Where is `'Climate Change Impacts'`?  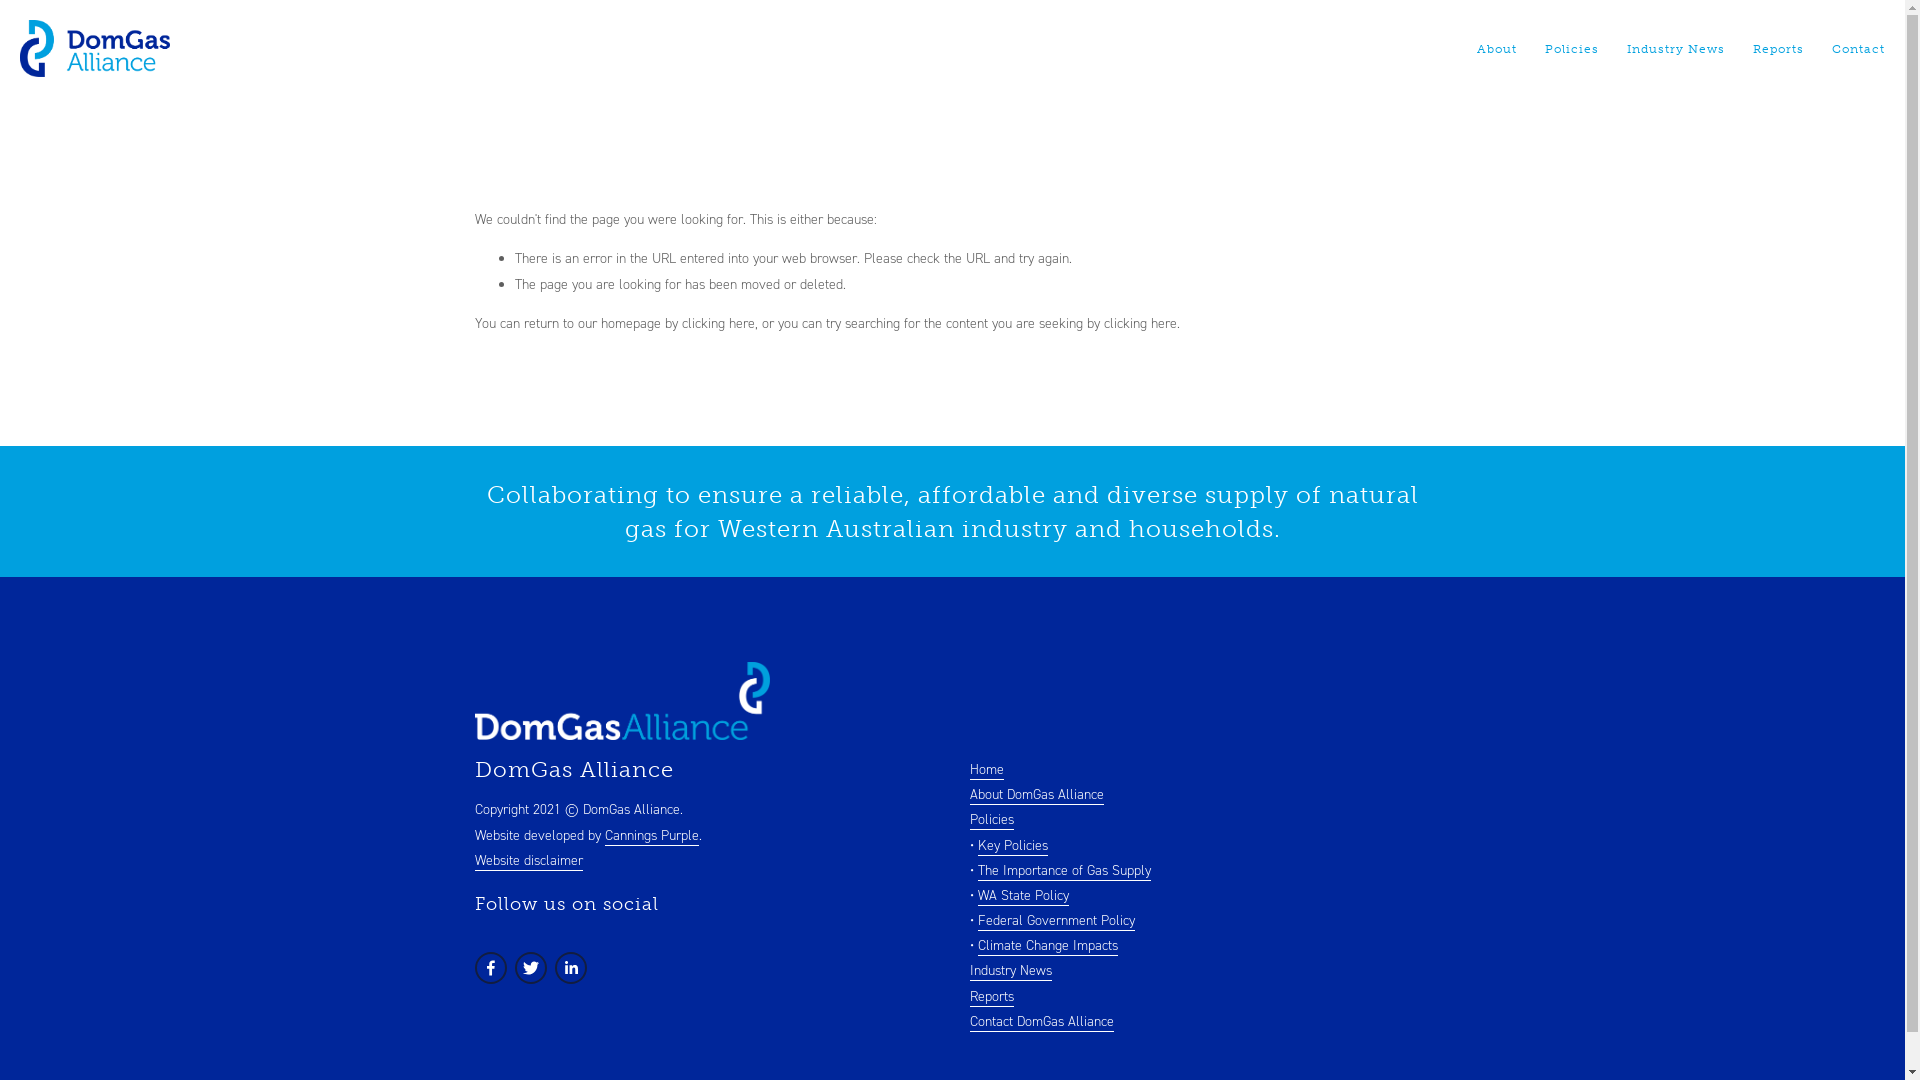 'Climate Change Impacts' is located at coordinates (1046, 945).